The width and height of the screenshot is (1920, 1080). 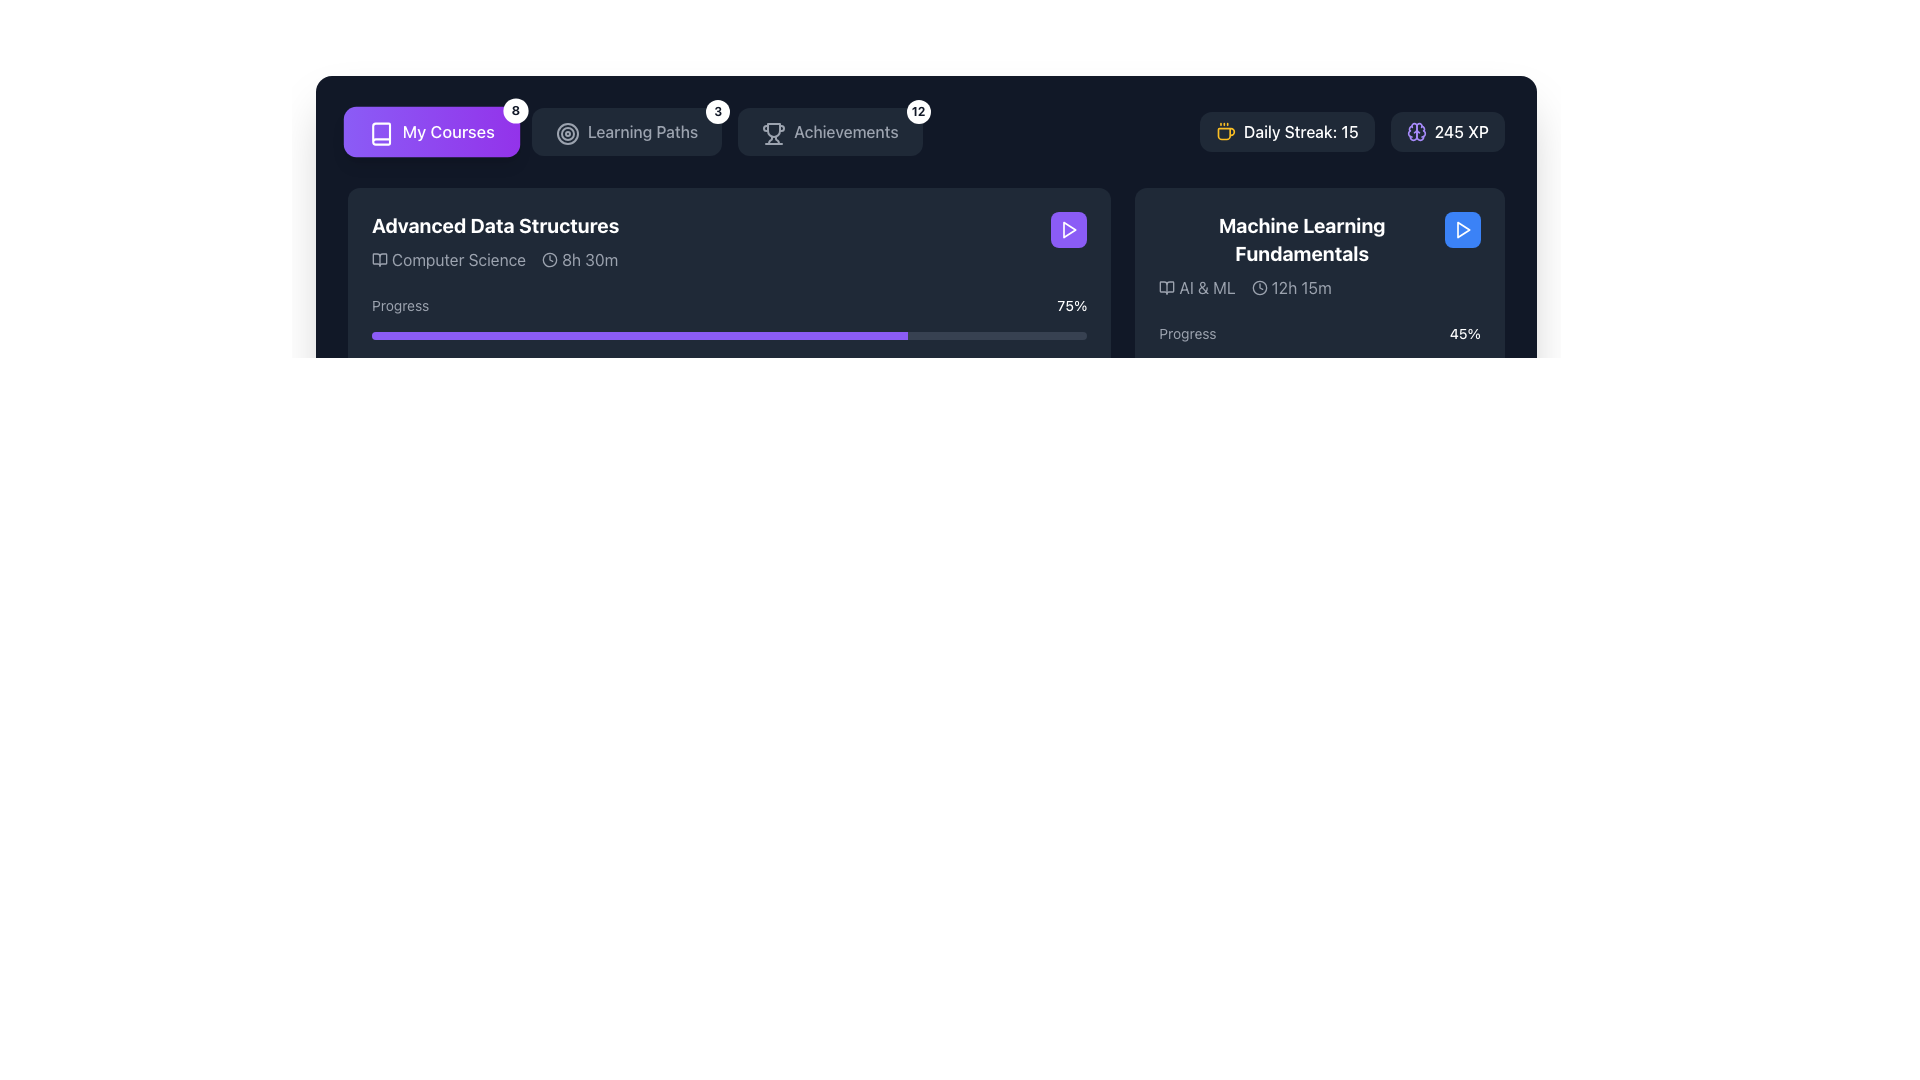 I want to click on the 'Advanced Data Structures' text label, which is prominently displayed in bold white font on a dark background at the top of a course information card, so click(x=495, y=225).